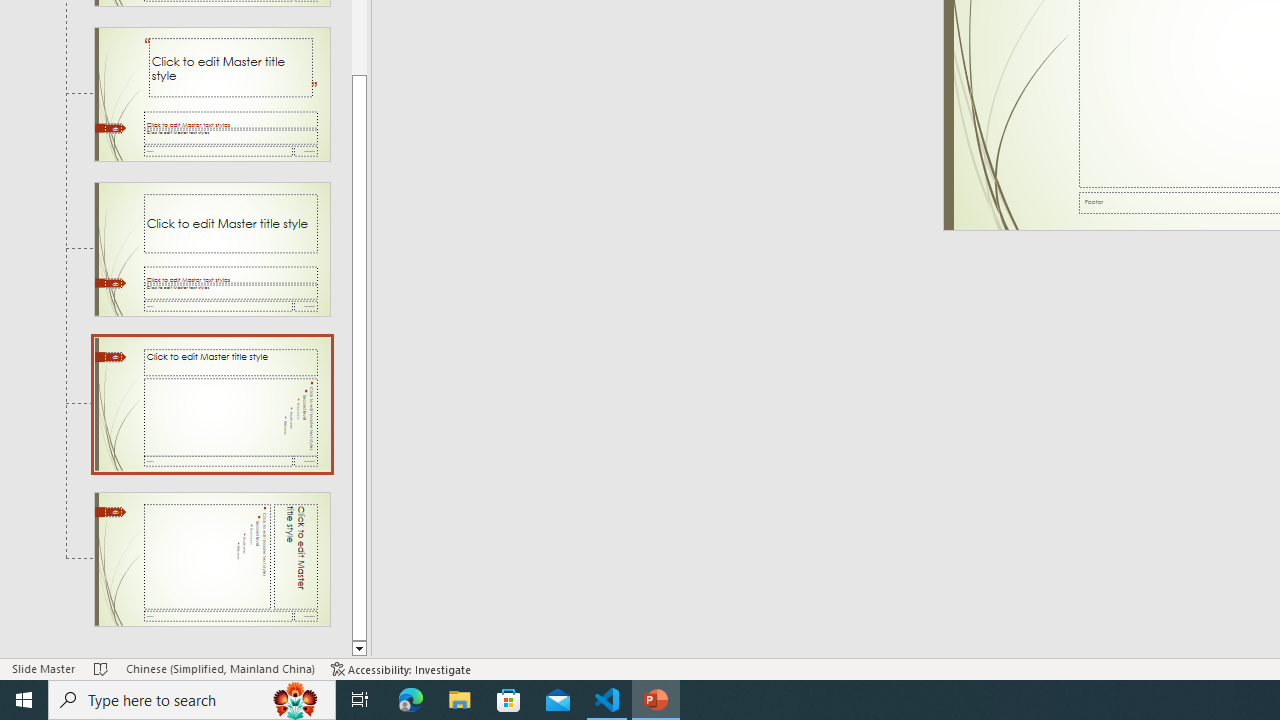 The image size is (1280, 720). I want to click on 'Slide Vertical Title and Text Layout: used by no slides', so click(212, 559).